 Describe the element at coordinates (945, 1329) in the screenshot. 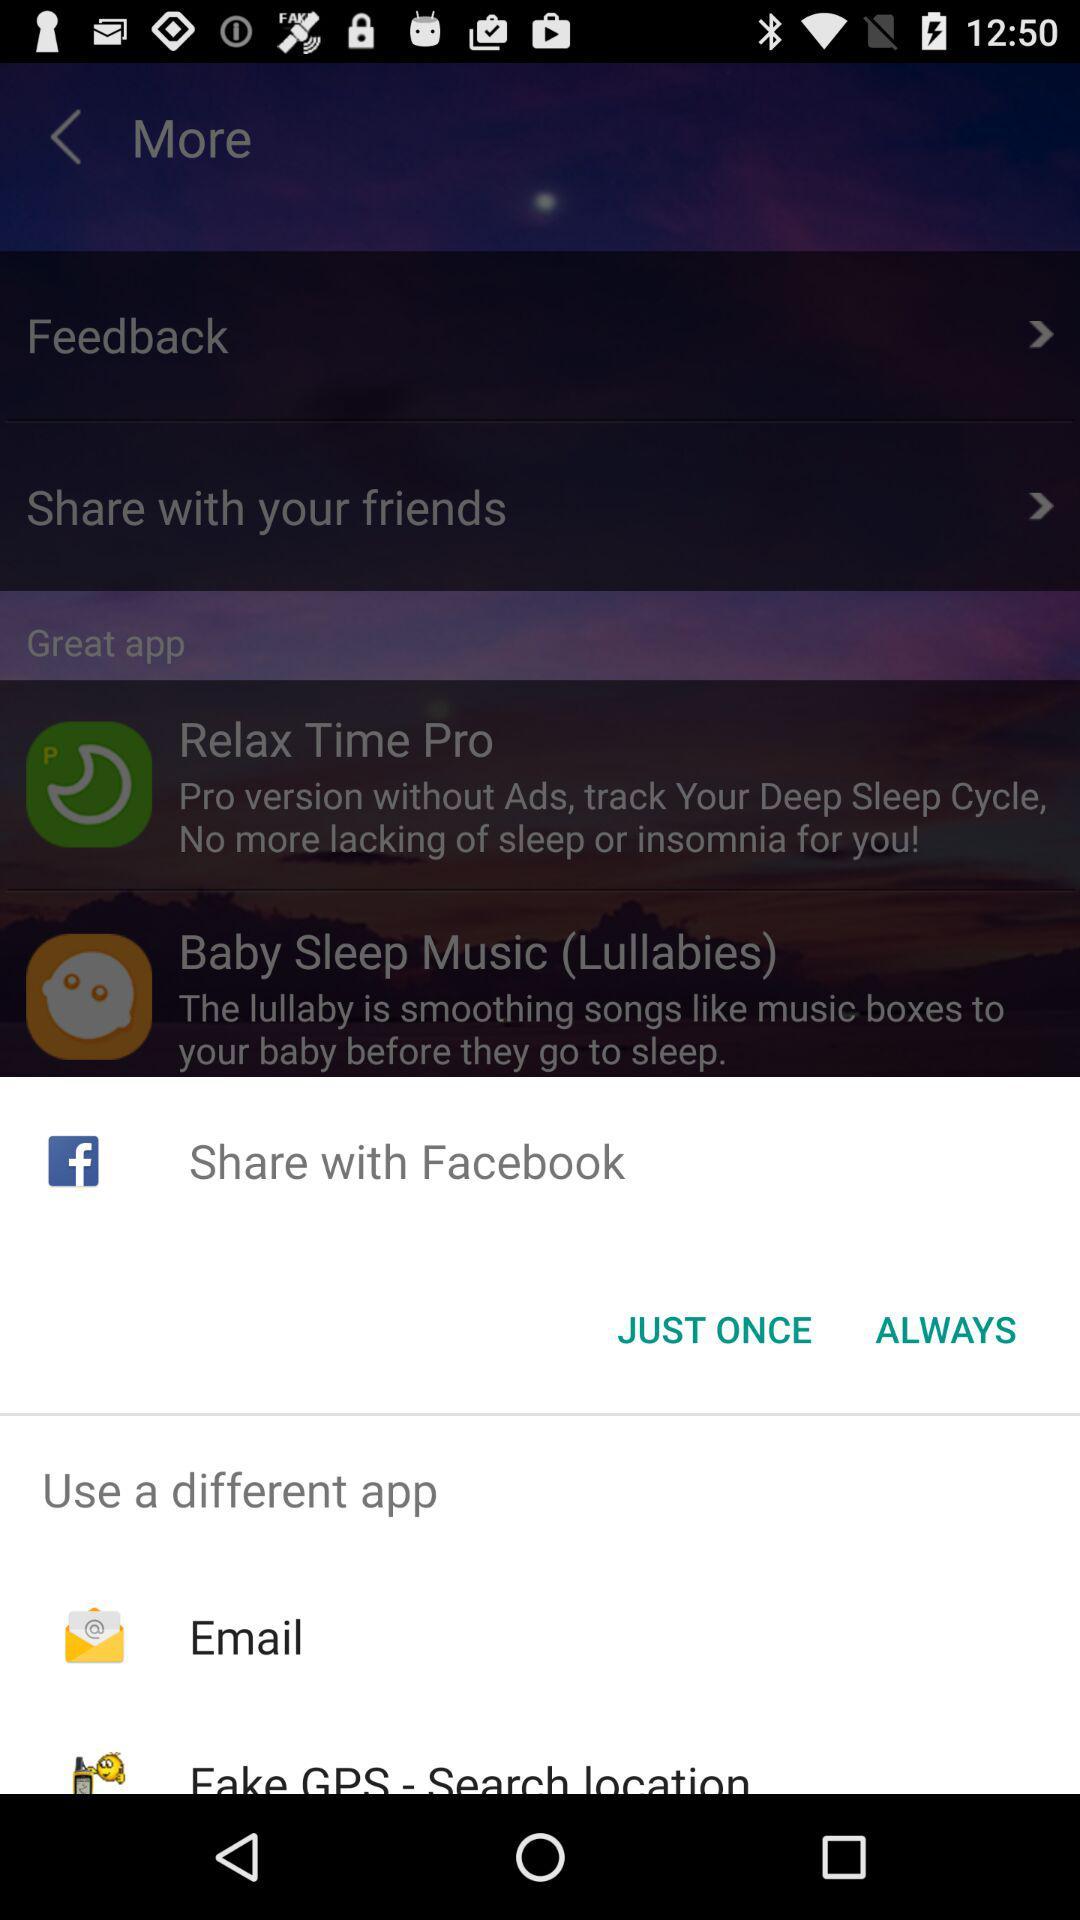

I see `the item at the bottom right corner` at that location.